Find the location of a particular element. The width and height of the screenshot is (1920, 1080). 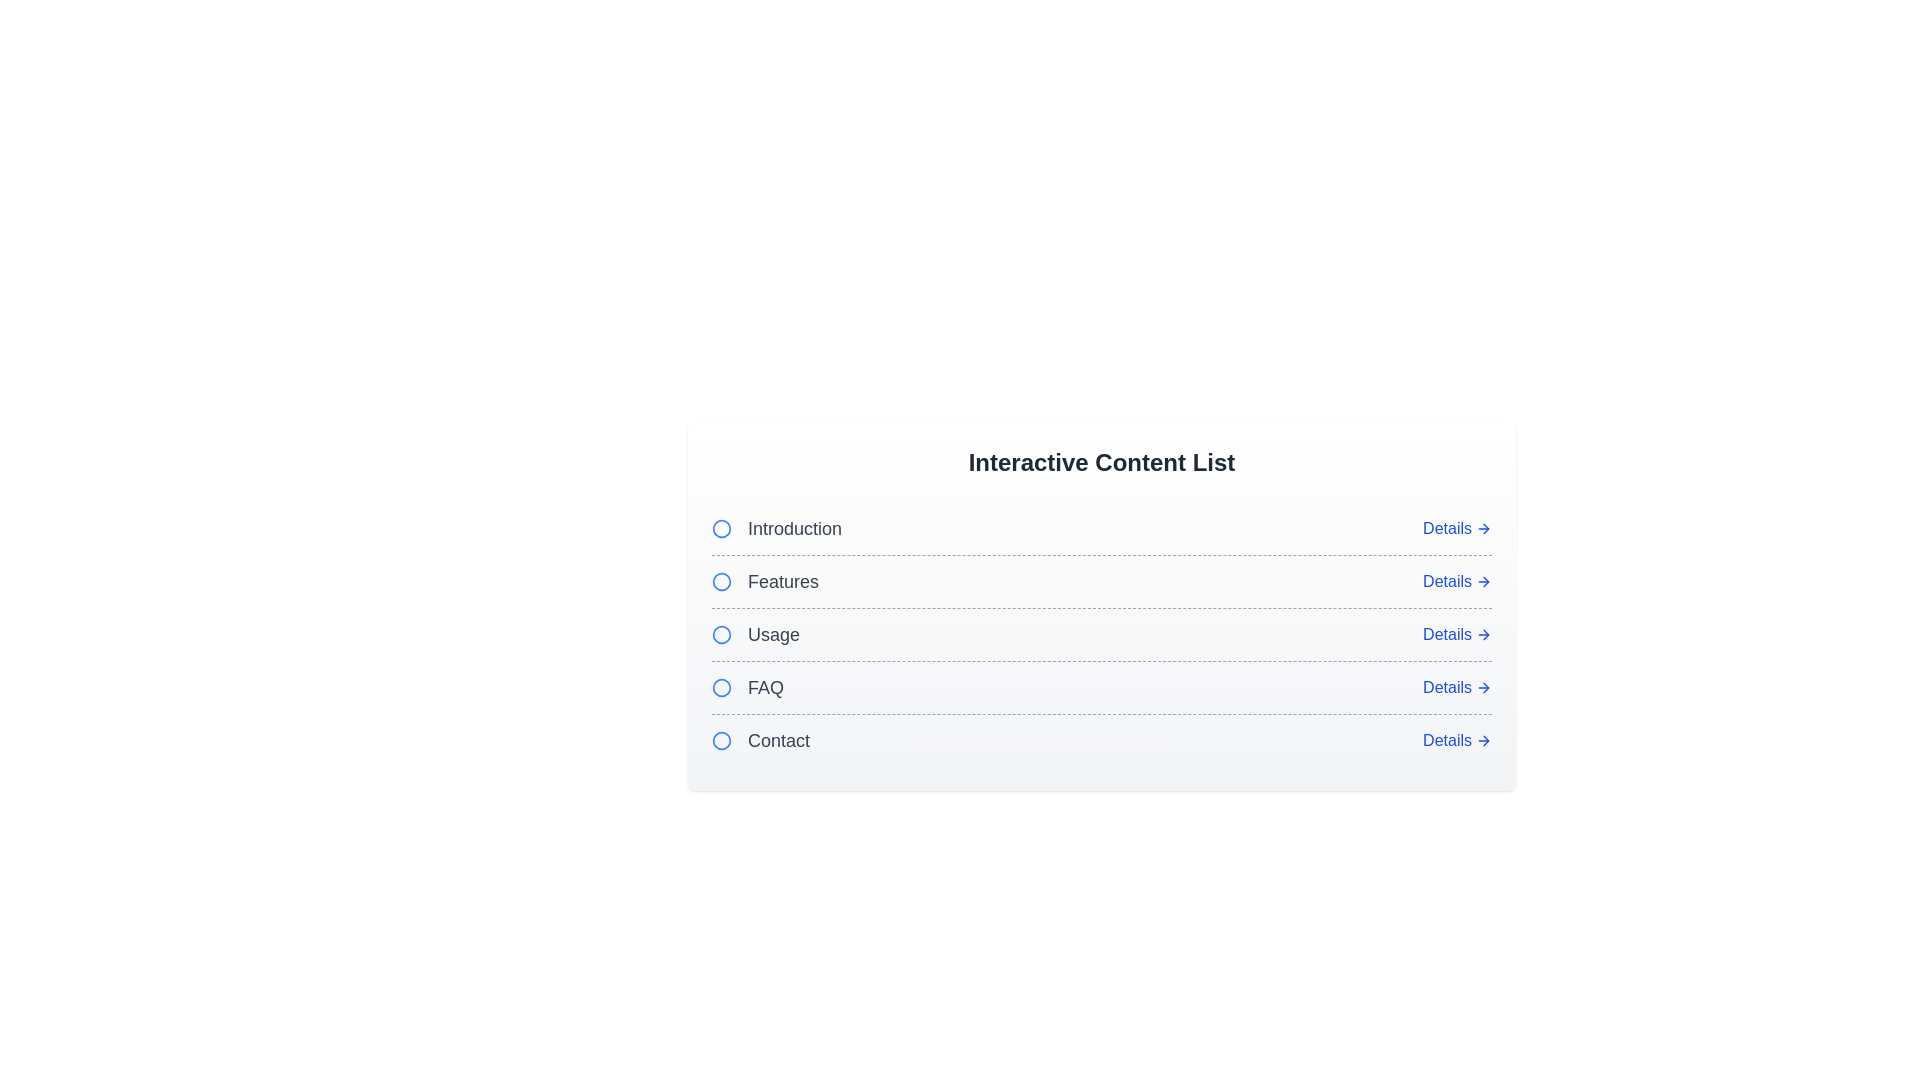

the first circular graphical icon is located at coordinates (720, 527).